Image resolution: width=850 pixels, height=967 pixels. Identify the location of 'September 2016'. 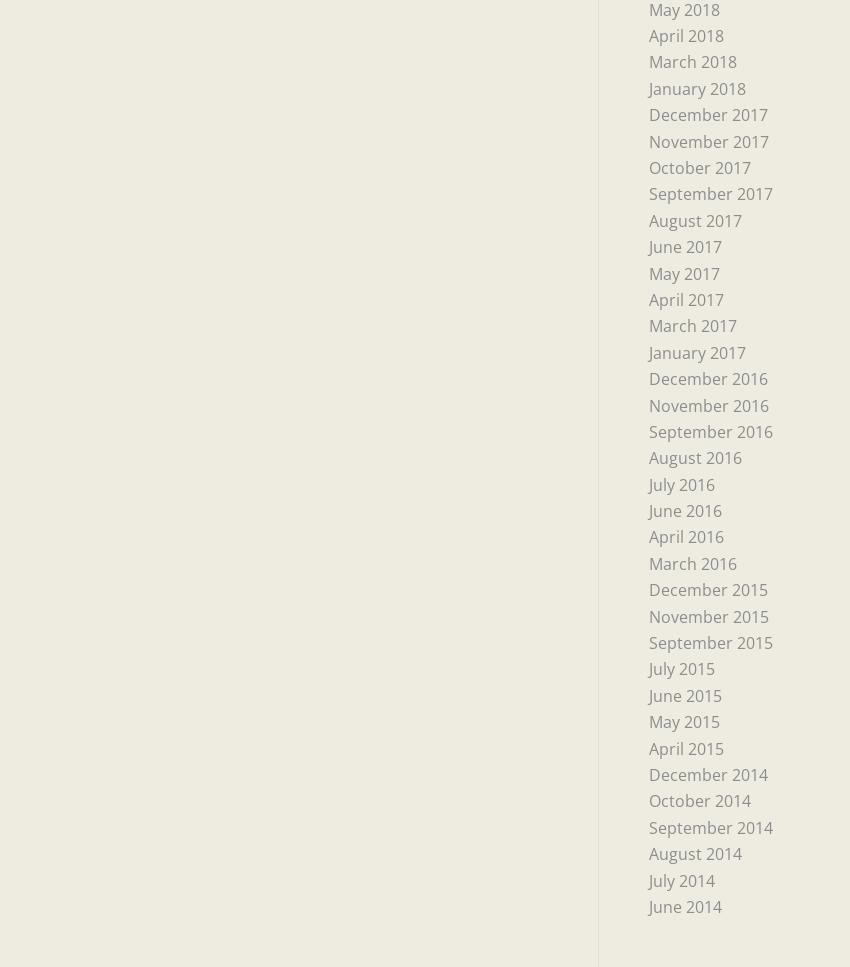
(709, 429).